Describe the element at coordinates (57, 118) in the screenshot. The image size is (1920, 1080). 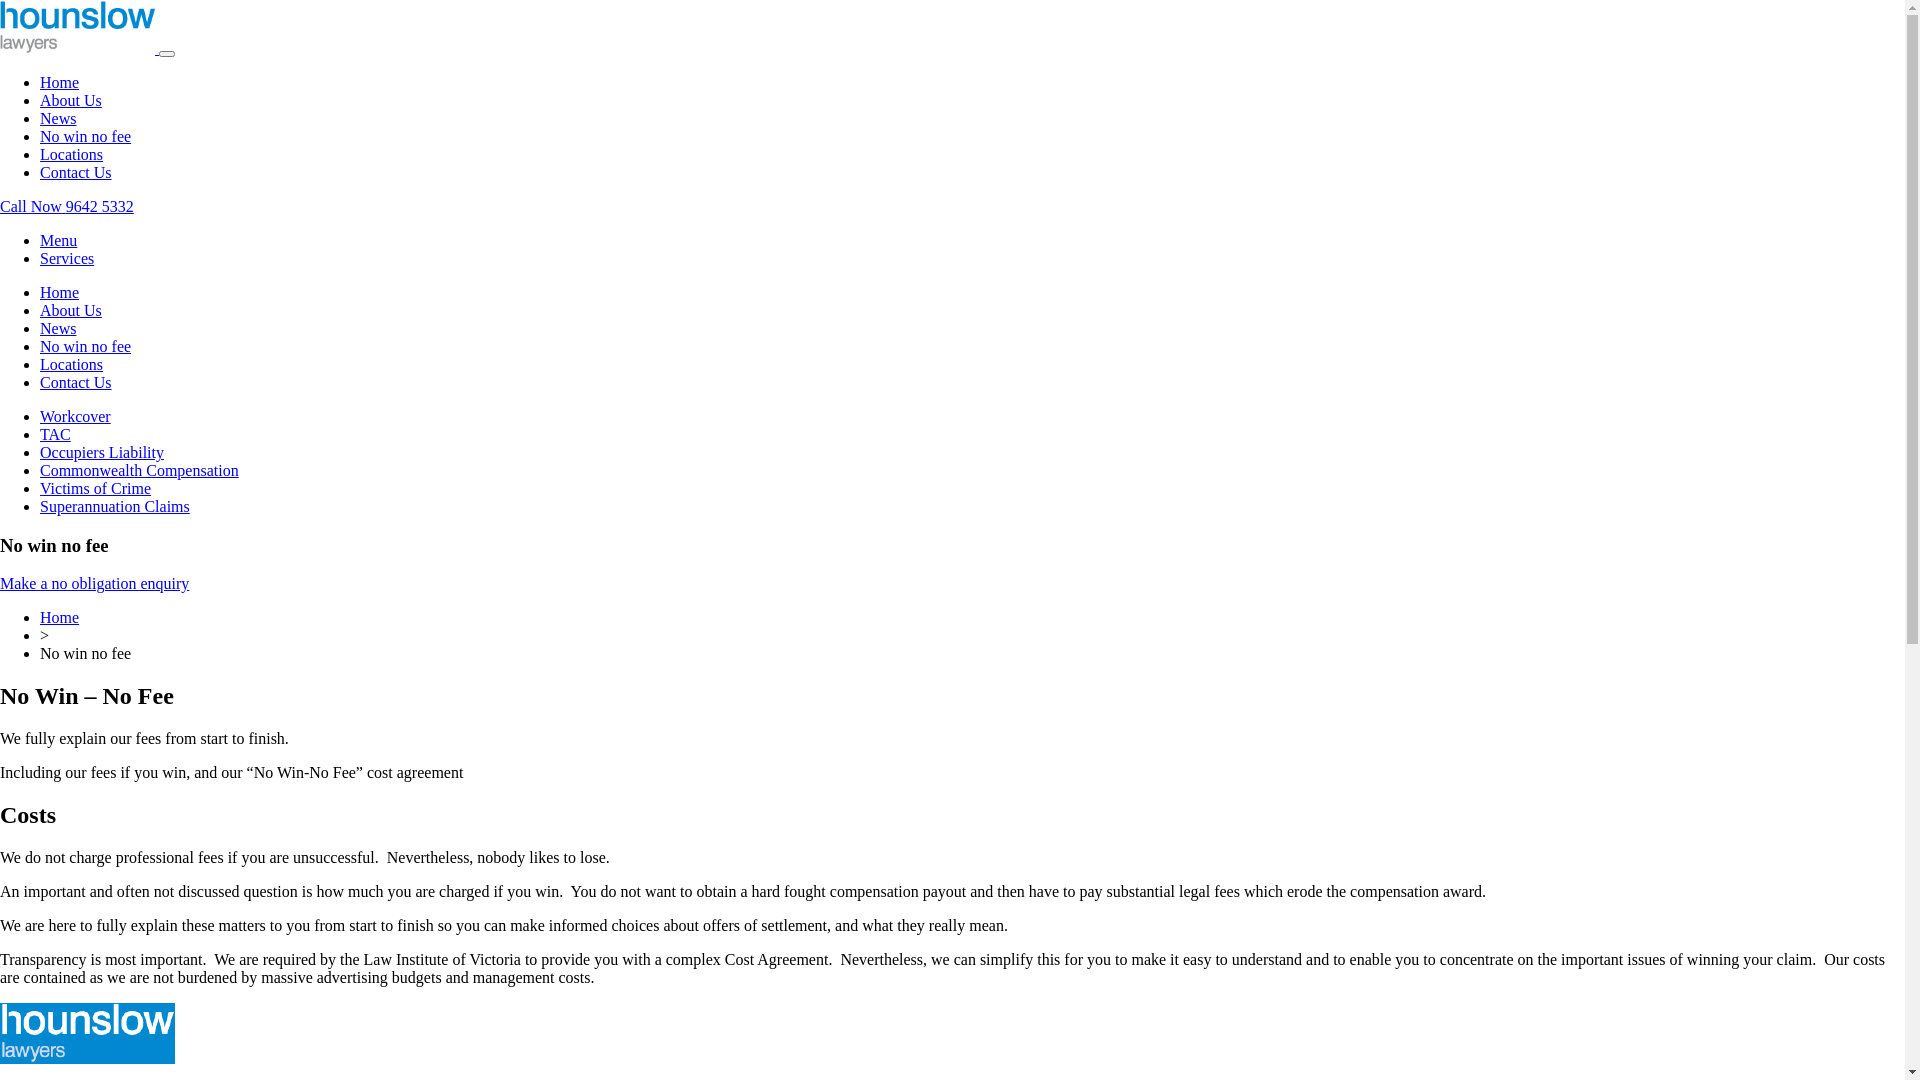
I see `'News'` at that location.